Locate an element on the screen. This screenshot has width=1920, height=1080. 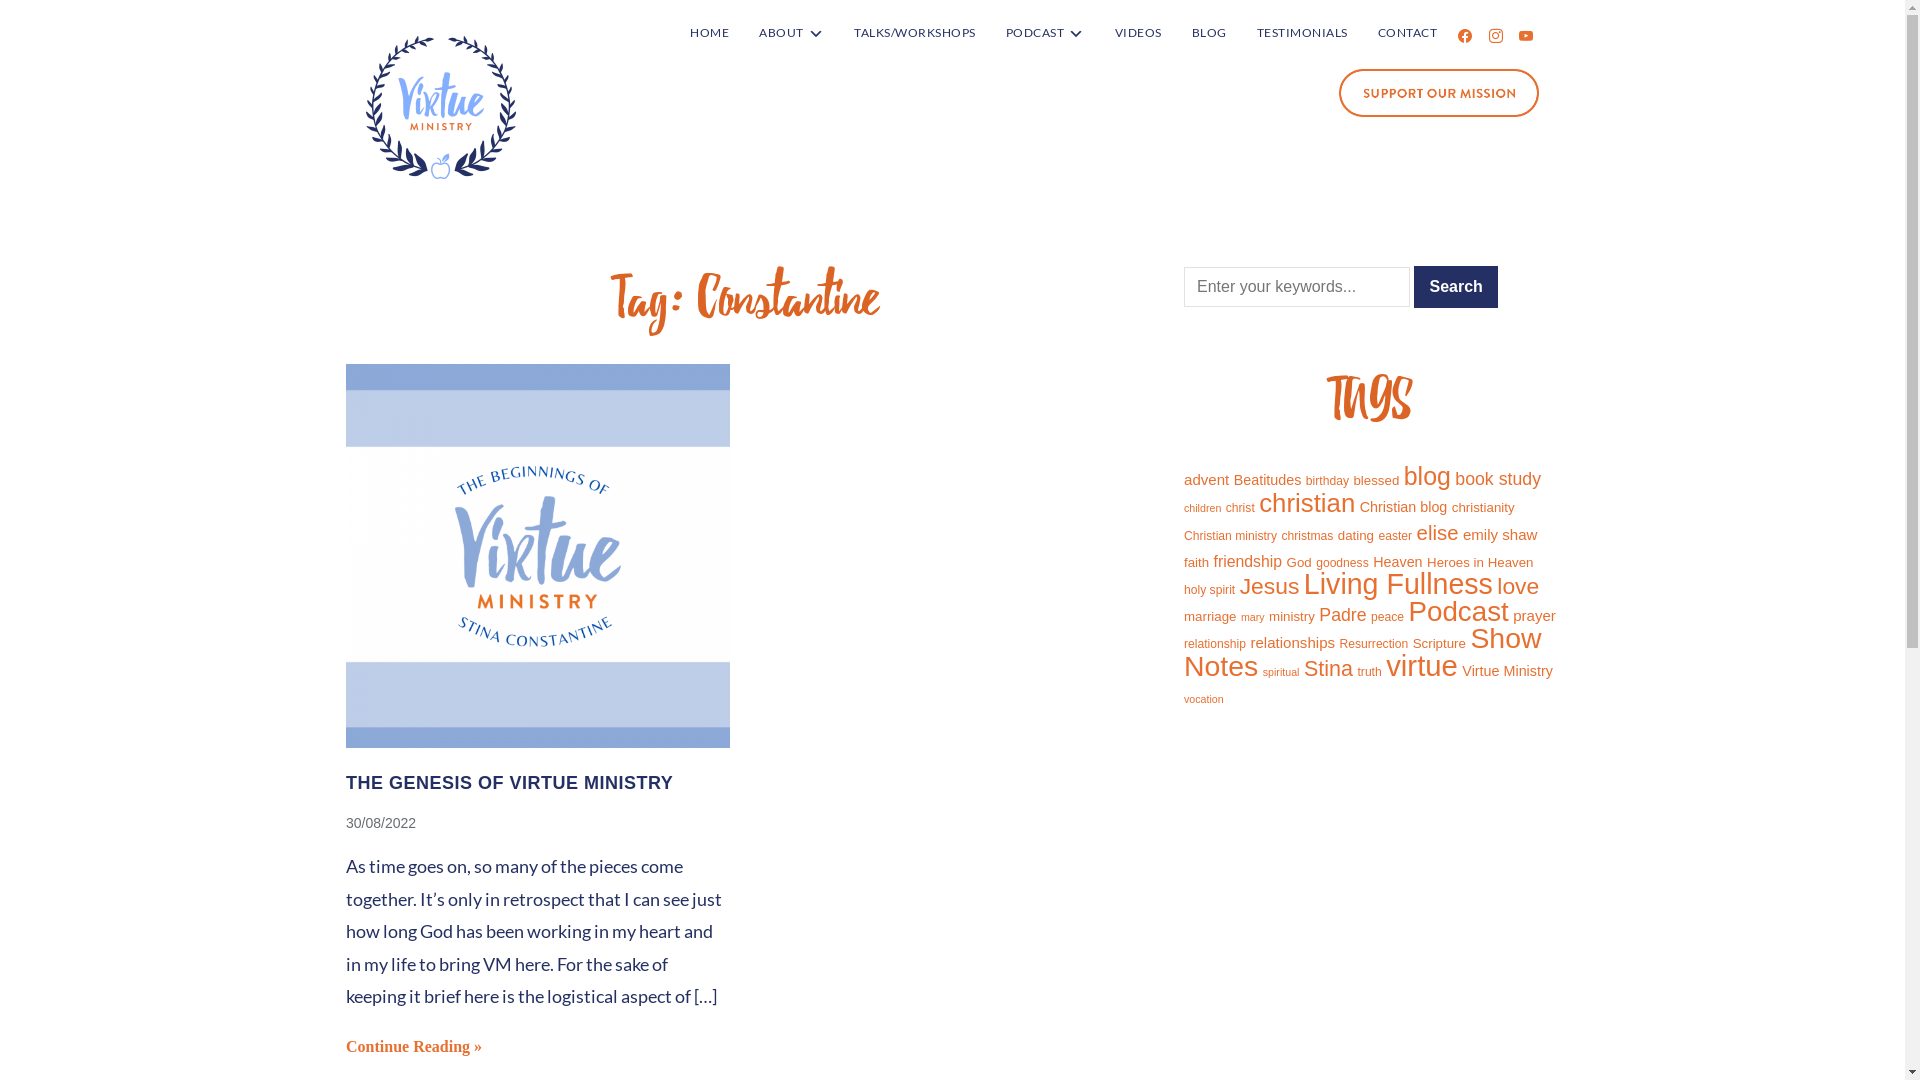
'Jesus' is located at coordinates (1269, 585).